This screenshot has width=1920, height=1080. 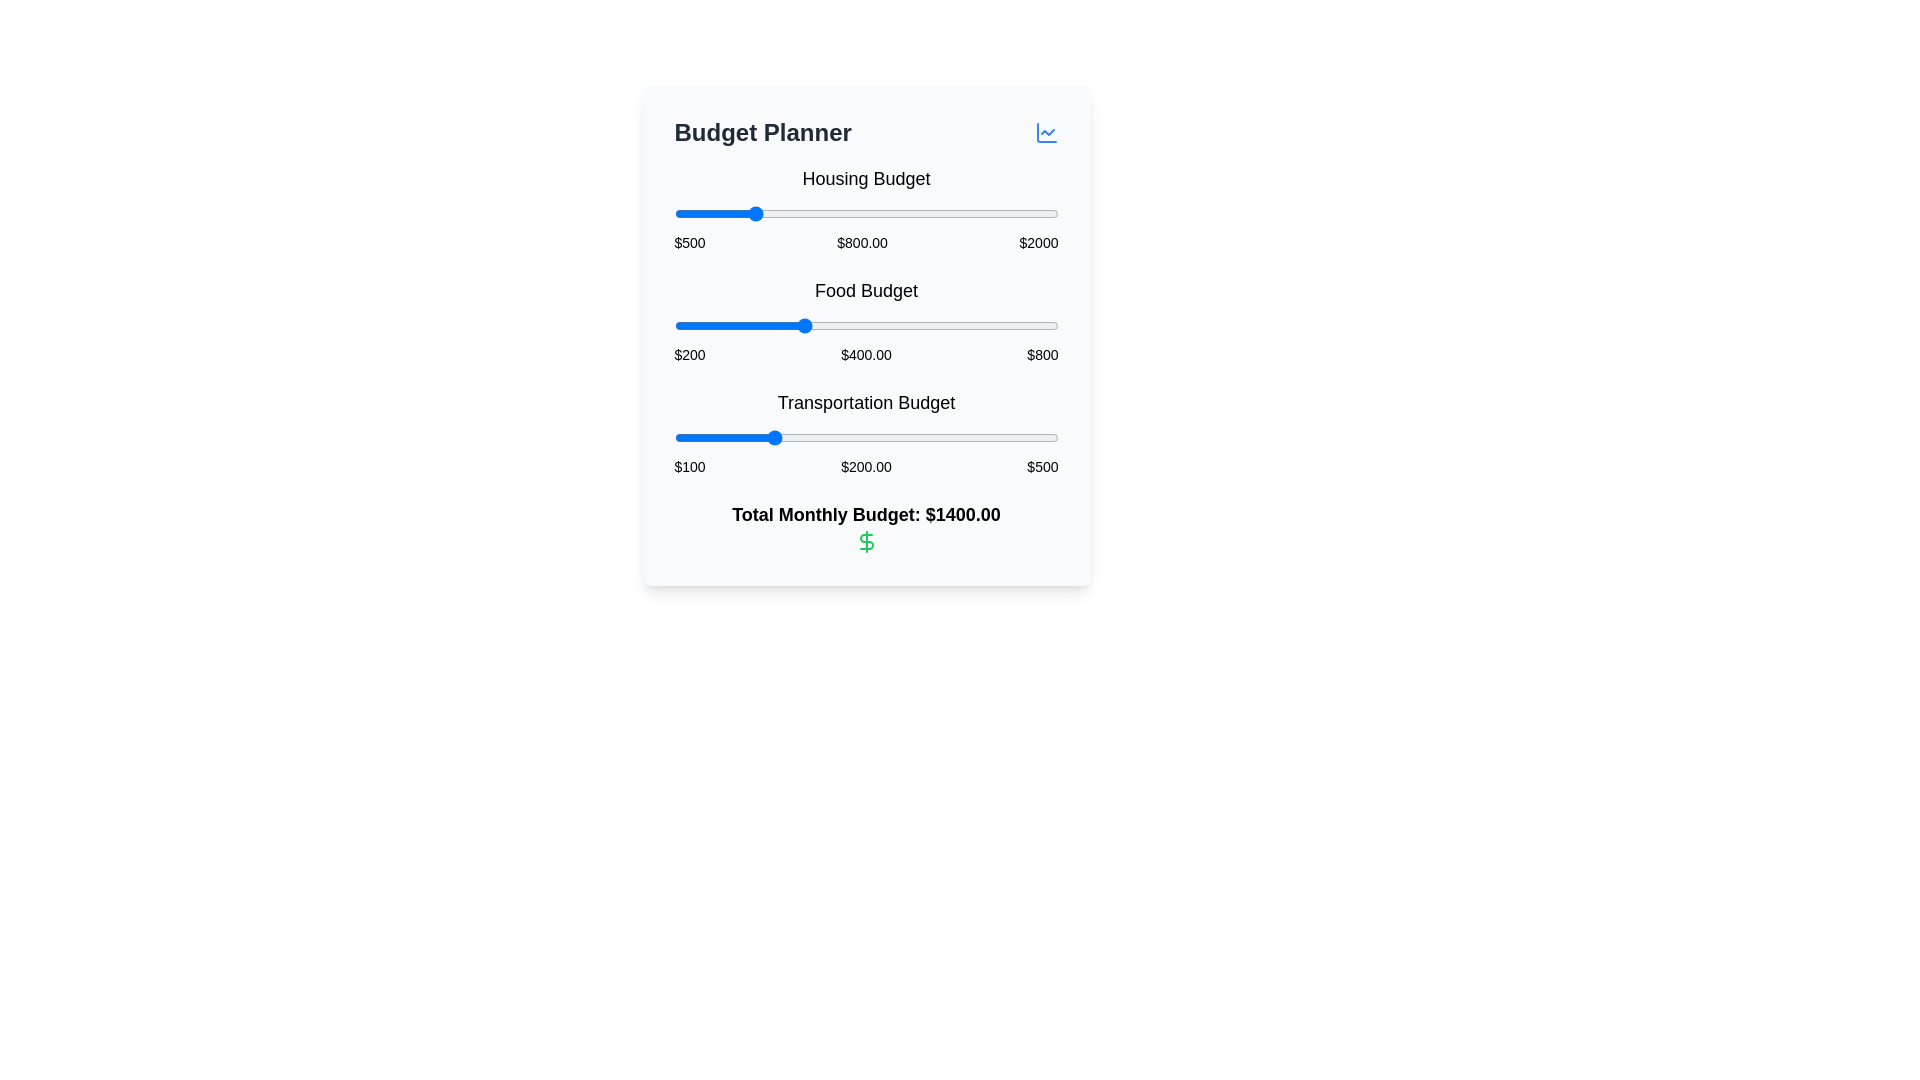 What do you see at coordinates (727, 213) in the screenshot?
I see `the housing budget slider` at bounding box center [727, 213].